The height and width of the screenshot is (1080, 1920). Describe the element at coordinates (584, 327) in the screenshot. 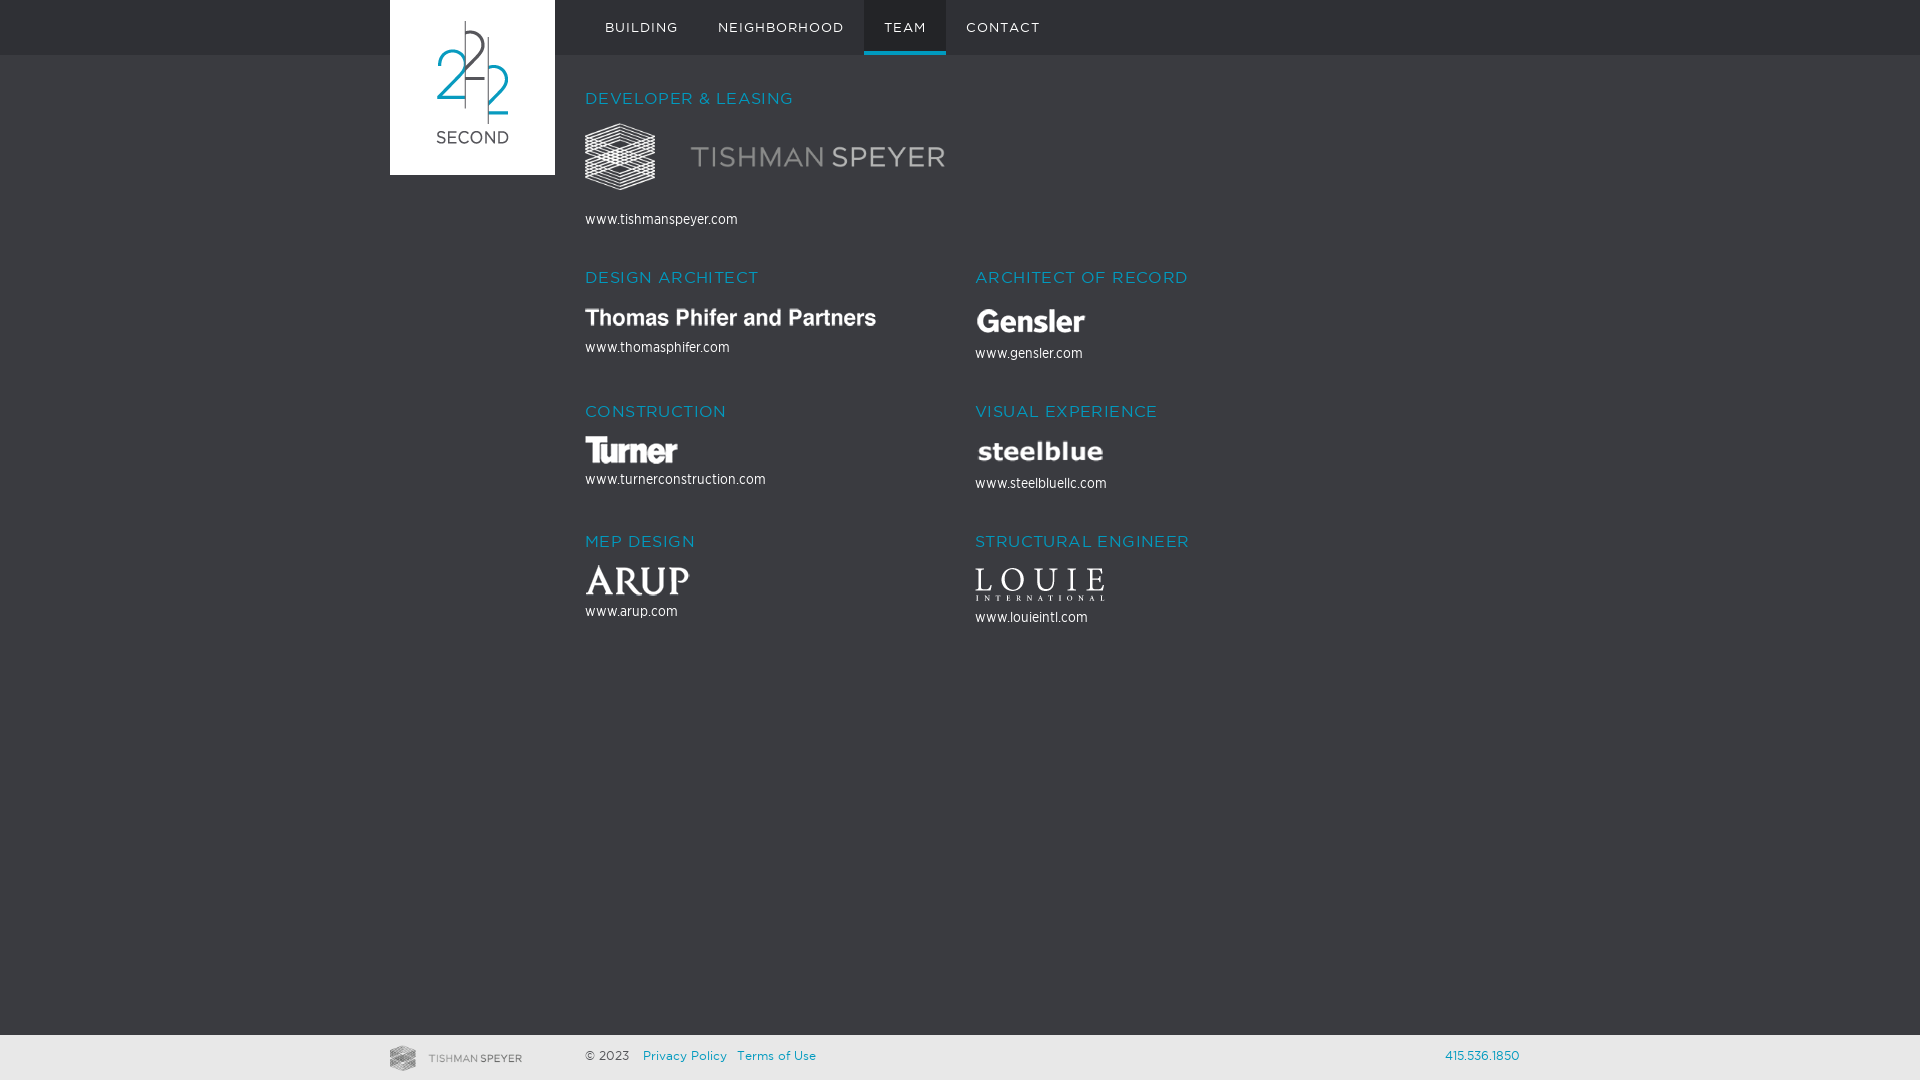

I see `'www.thomasphifer.com'` at that location.